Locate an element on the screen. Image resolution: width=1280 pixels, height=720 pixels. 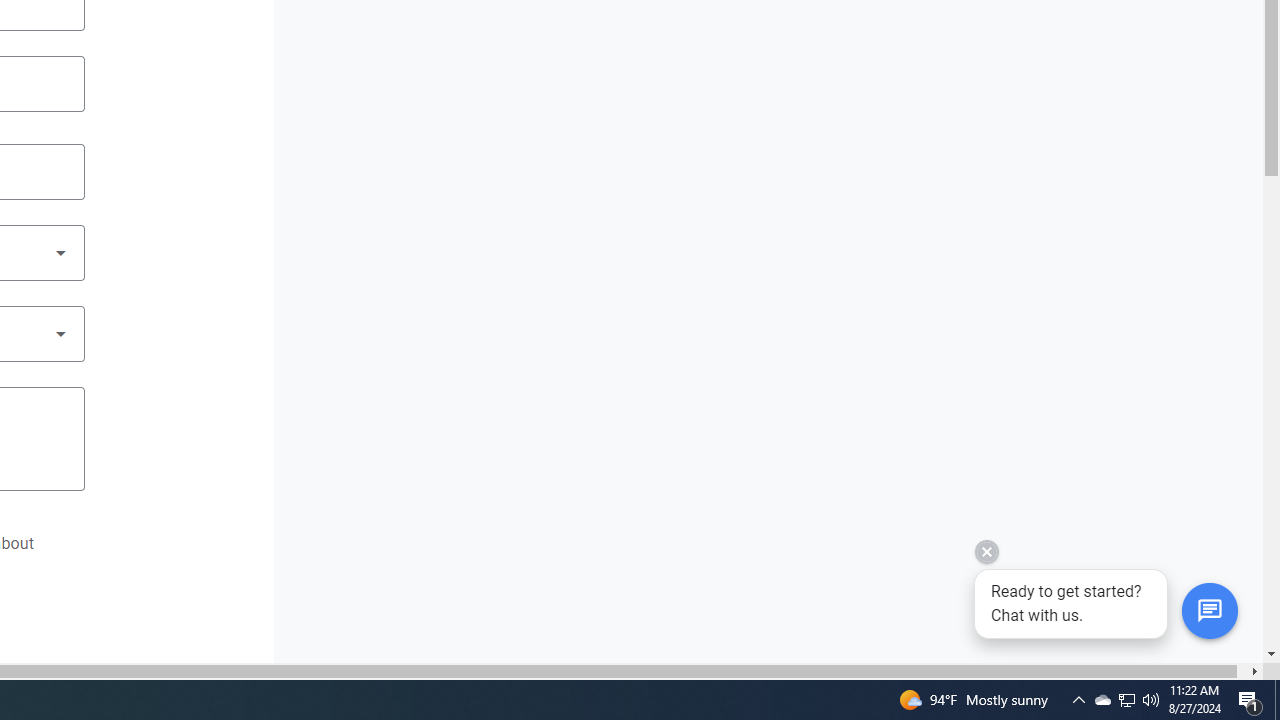
'Button to activate chat' is located at coordinates (1208, 610).